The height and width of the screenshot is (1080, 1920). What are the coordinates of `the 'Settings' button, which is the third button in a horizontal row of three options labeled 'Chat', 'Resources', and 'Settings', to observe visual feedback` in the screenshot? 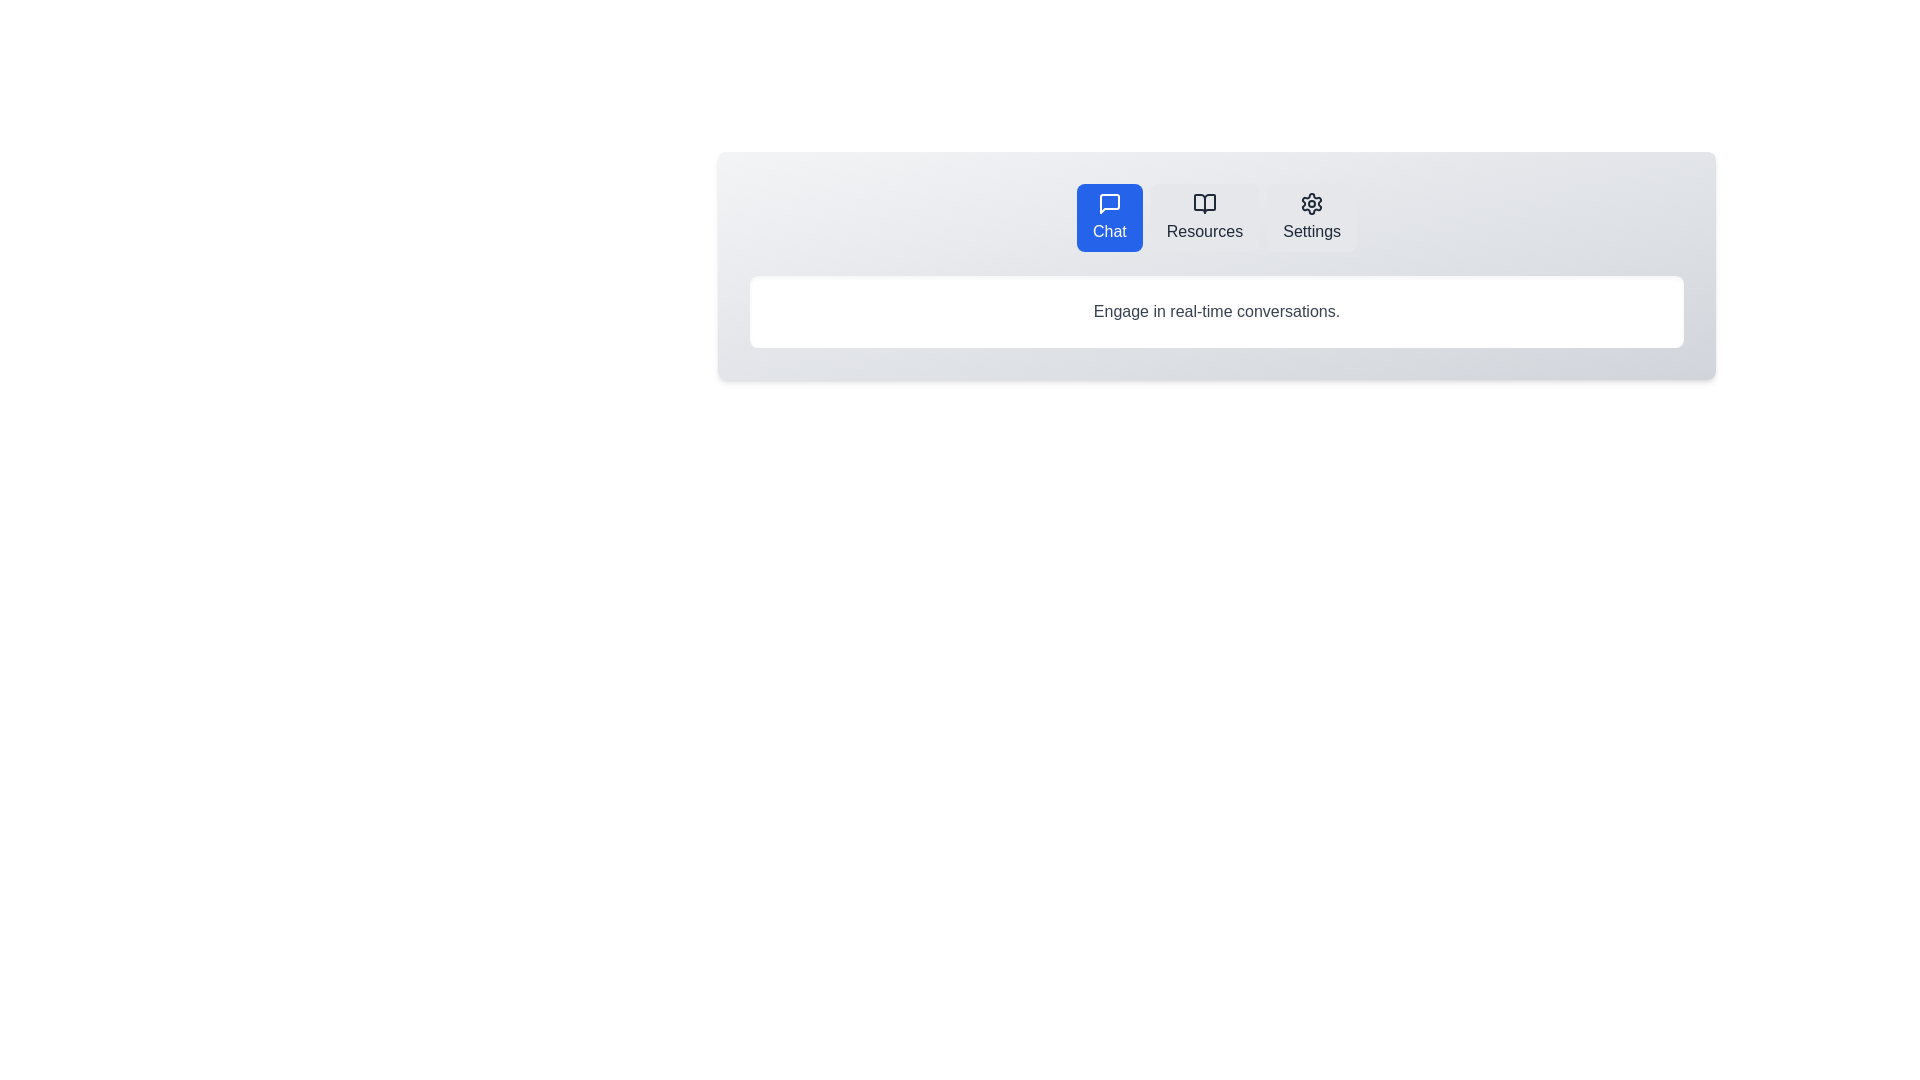 It's located at (1312, 218).